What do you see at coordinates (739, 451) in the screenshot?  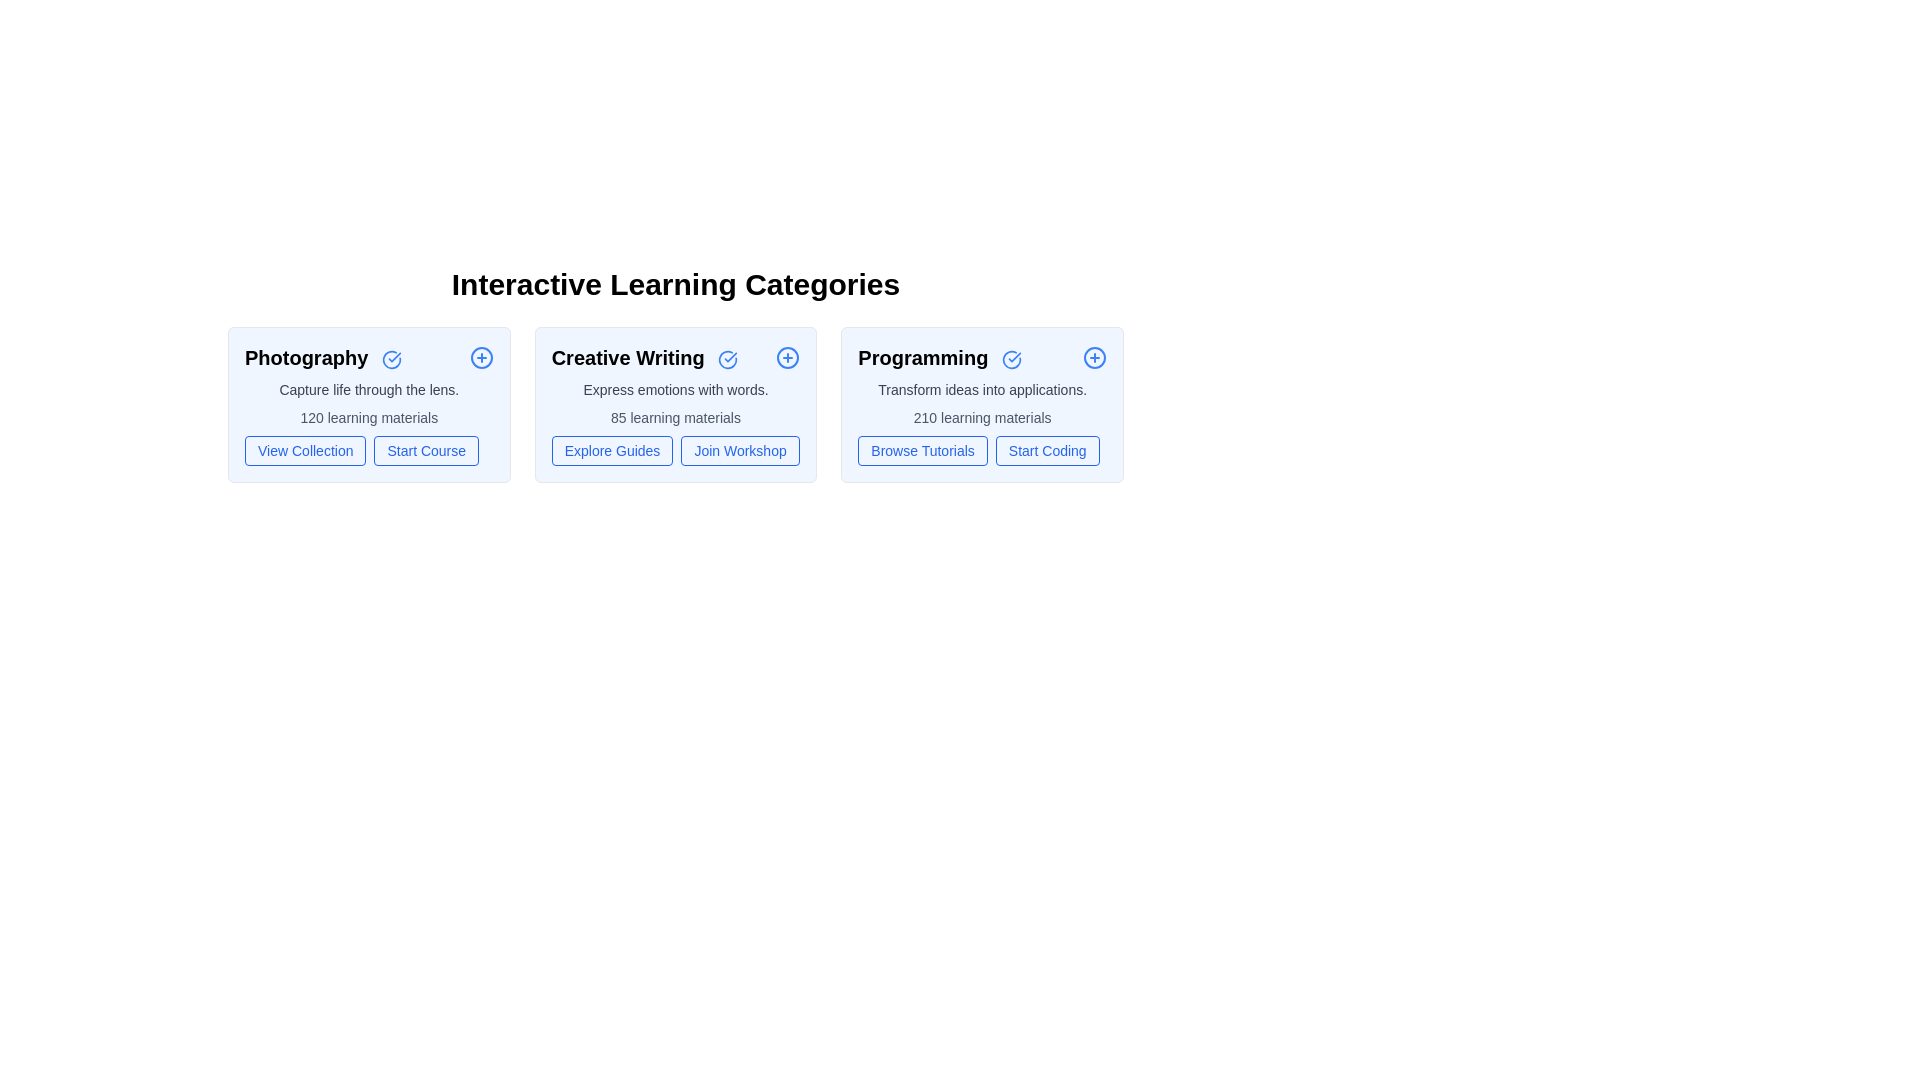 I see `the action button Join Workshop for the category Creative Writing` at bounding box center [739, 451].